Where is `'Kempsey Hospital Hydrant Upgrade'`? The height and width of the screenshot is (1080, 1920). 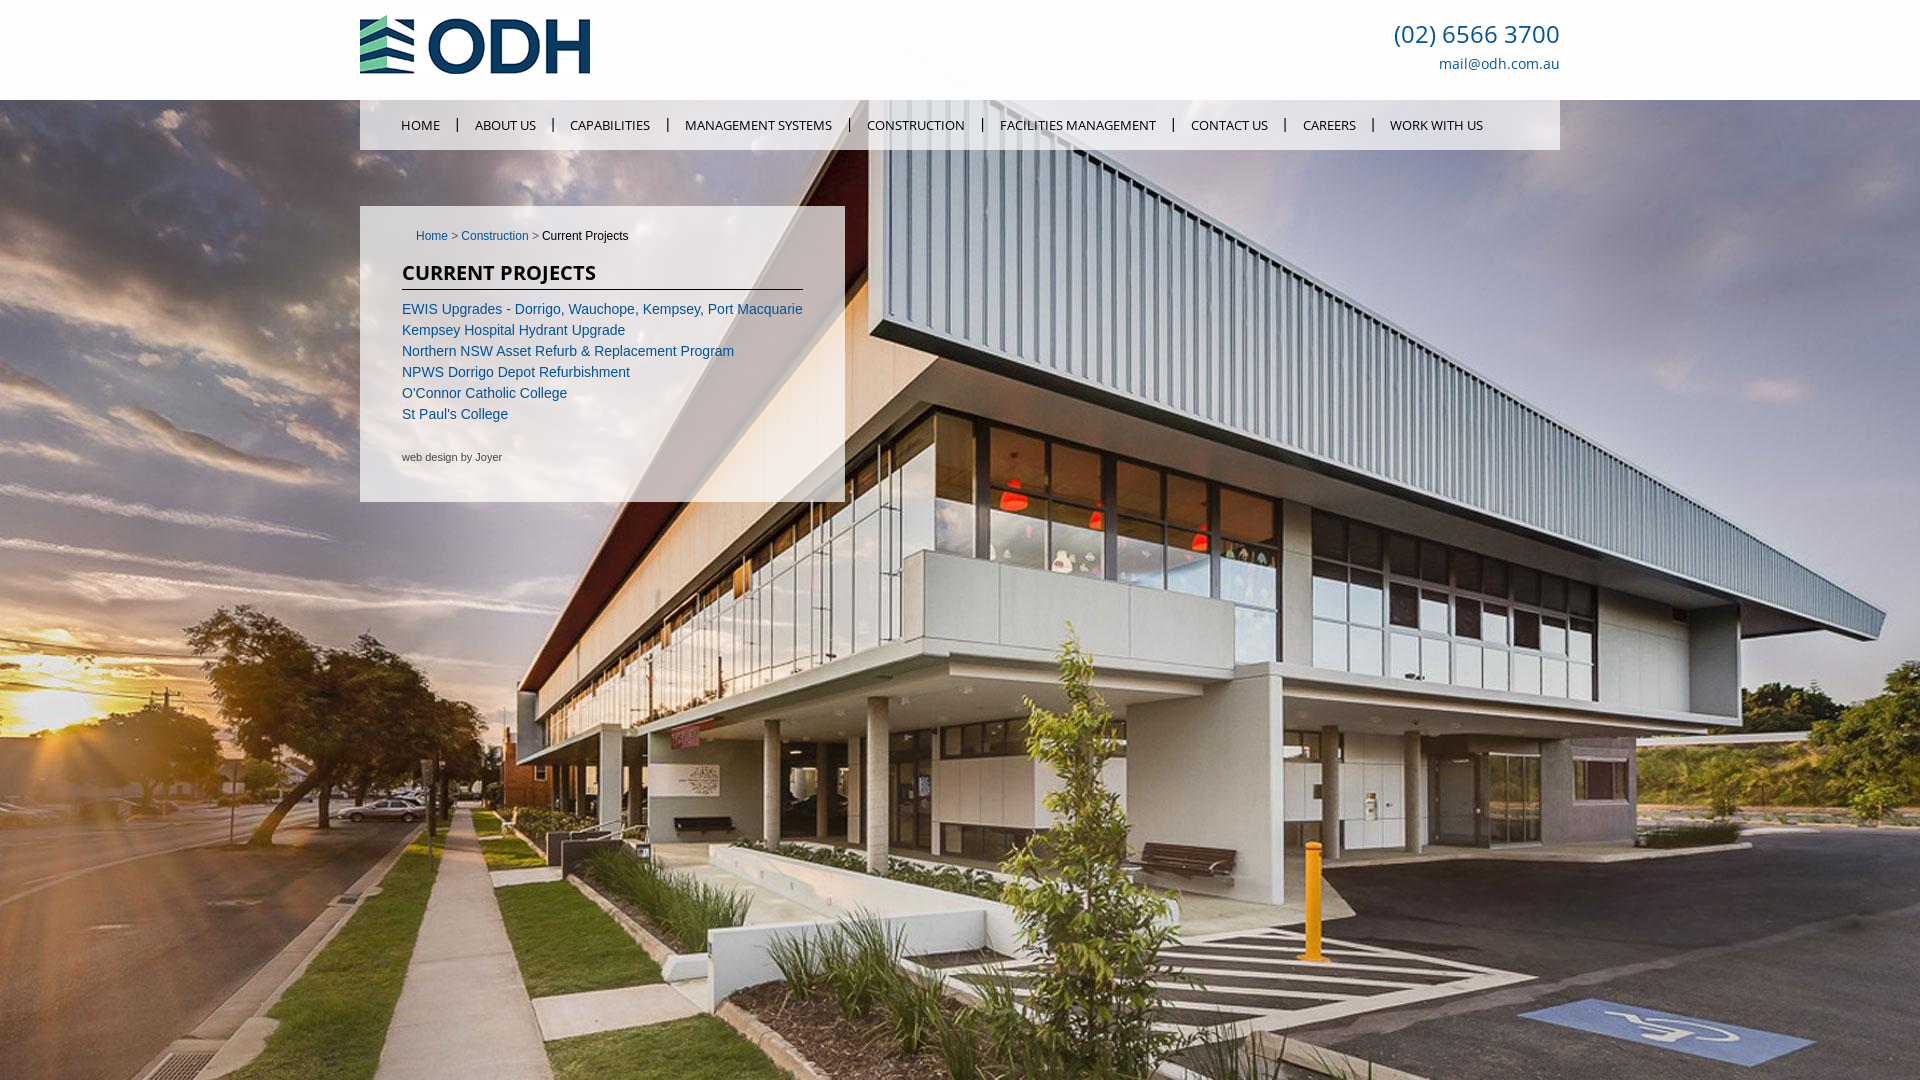 'Kempsey Hospital Hydrant Upgrade' is located at coordinates (513, 329).